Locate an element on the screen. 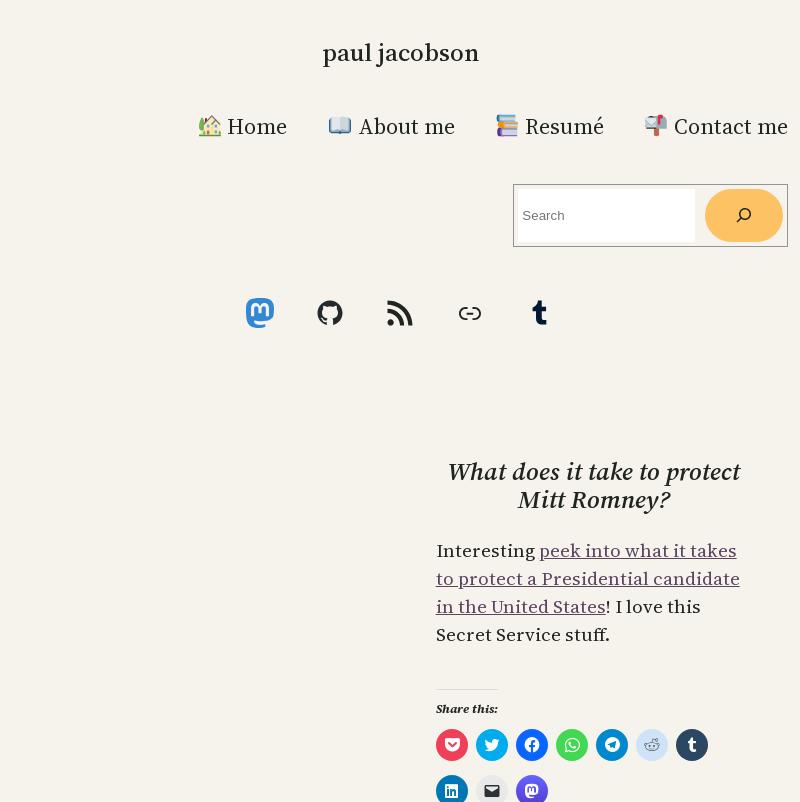 The height and width of the screenshot is (802, 800). 'Interesting' is located at coordinates (486, 548).